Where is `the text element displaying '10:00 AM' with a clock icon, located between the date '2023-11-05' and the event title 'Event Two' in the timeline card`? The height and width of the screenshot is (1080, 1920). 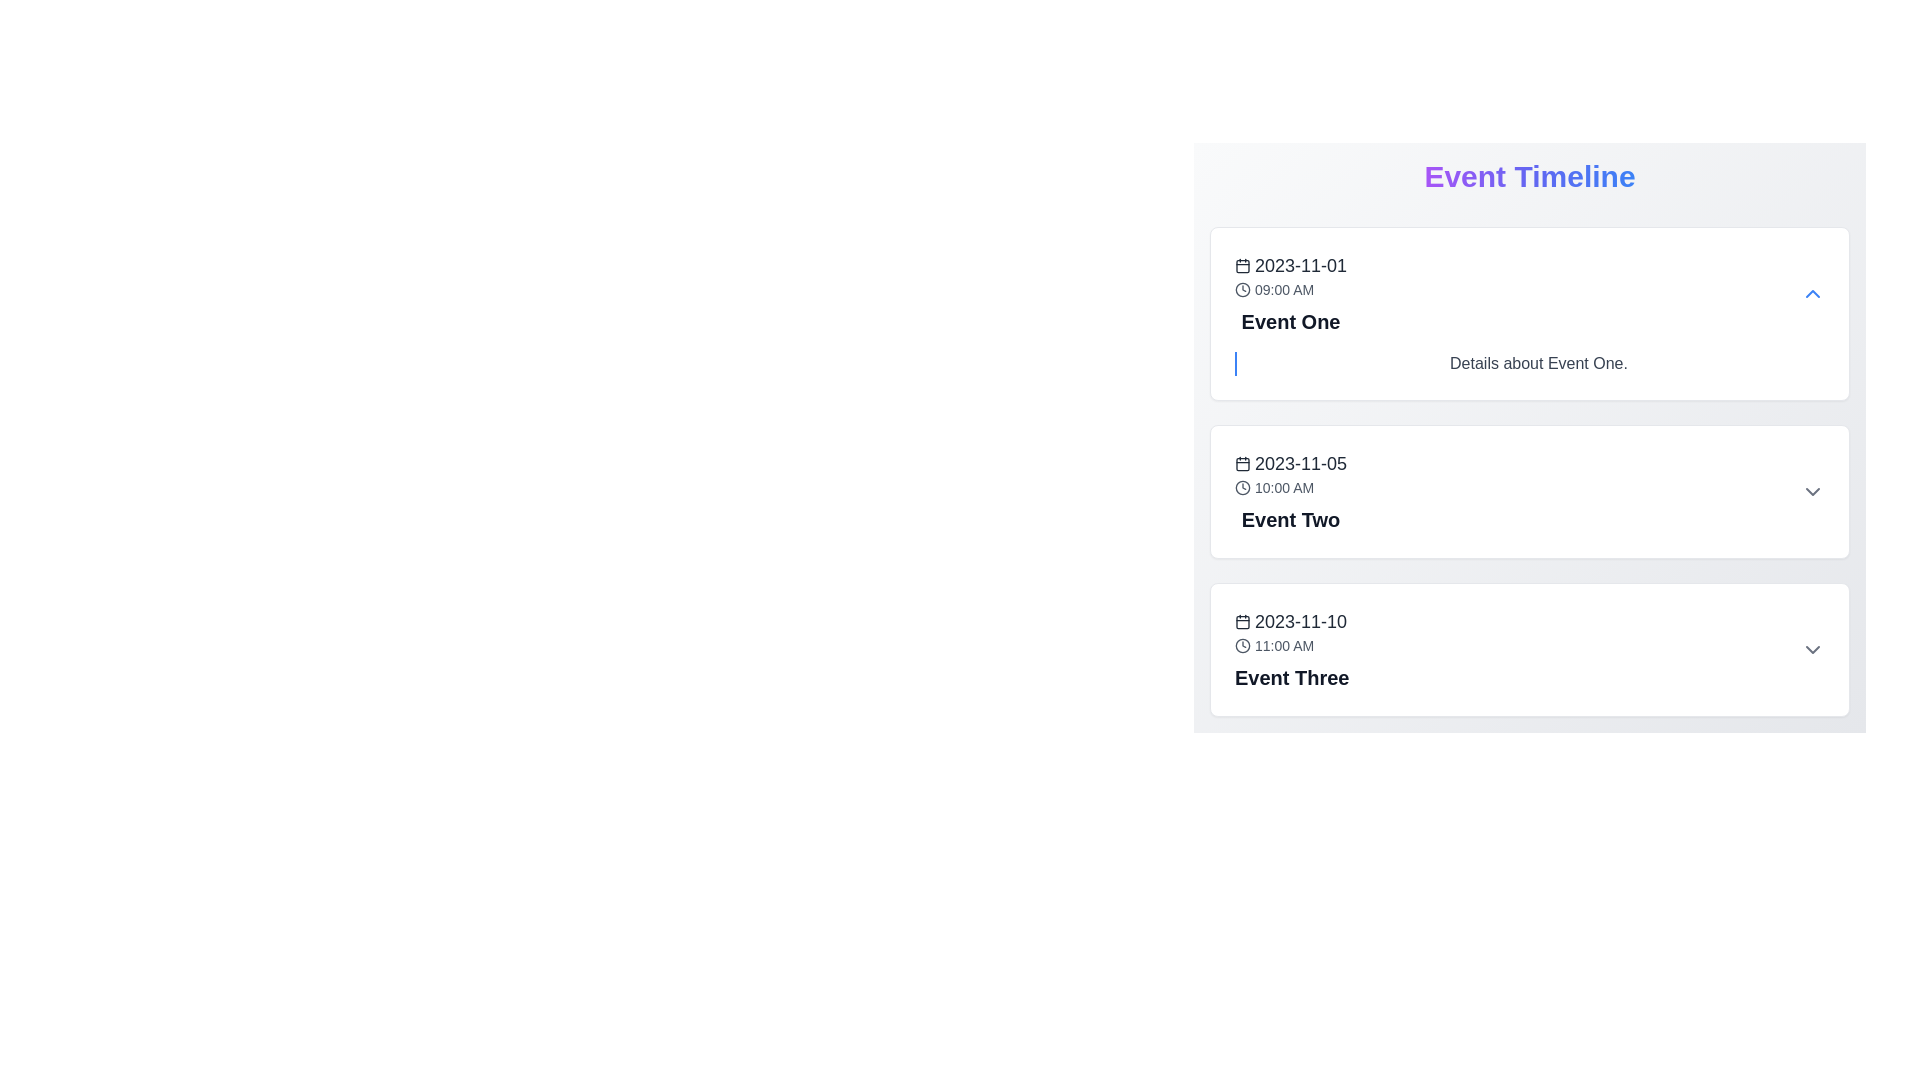 the text element displaying '10:00 AM' with a clock icon, located between the date '2023-11-05' and the event title 'Event Two' in the timeline card is located at coordinates (1291, 488).